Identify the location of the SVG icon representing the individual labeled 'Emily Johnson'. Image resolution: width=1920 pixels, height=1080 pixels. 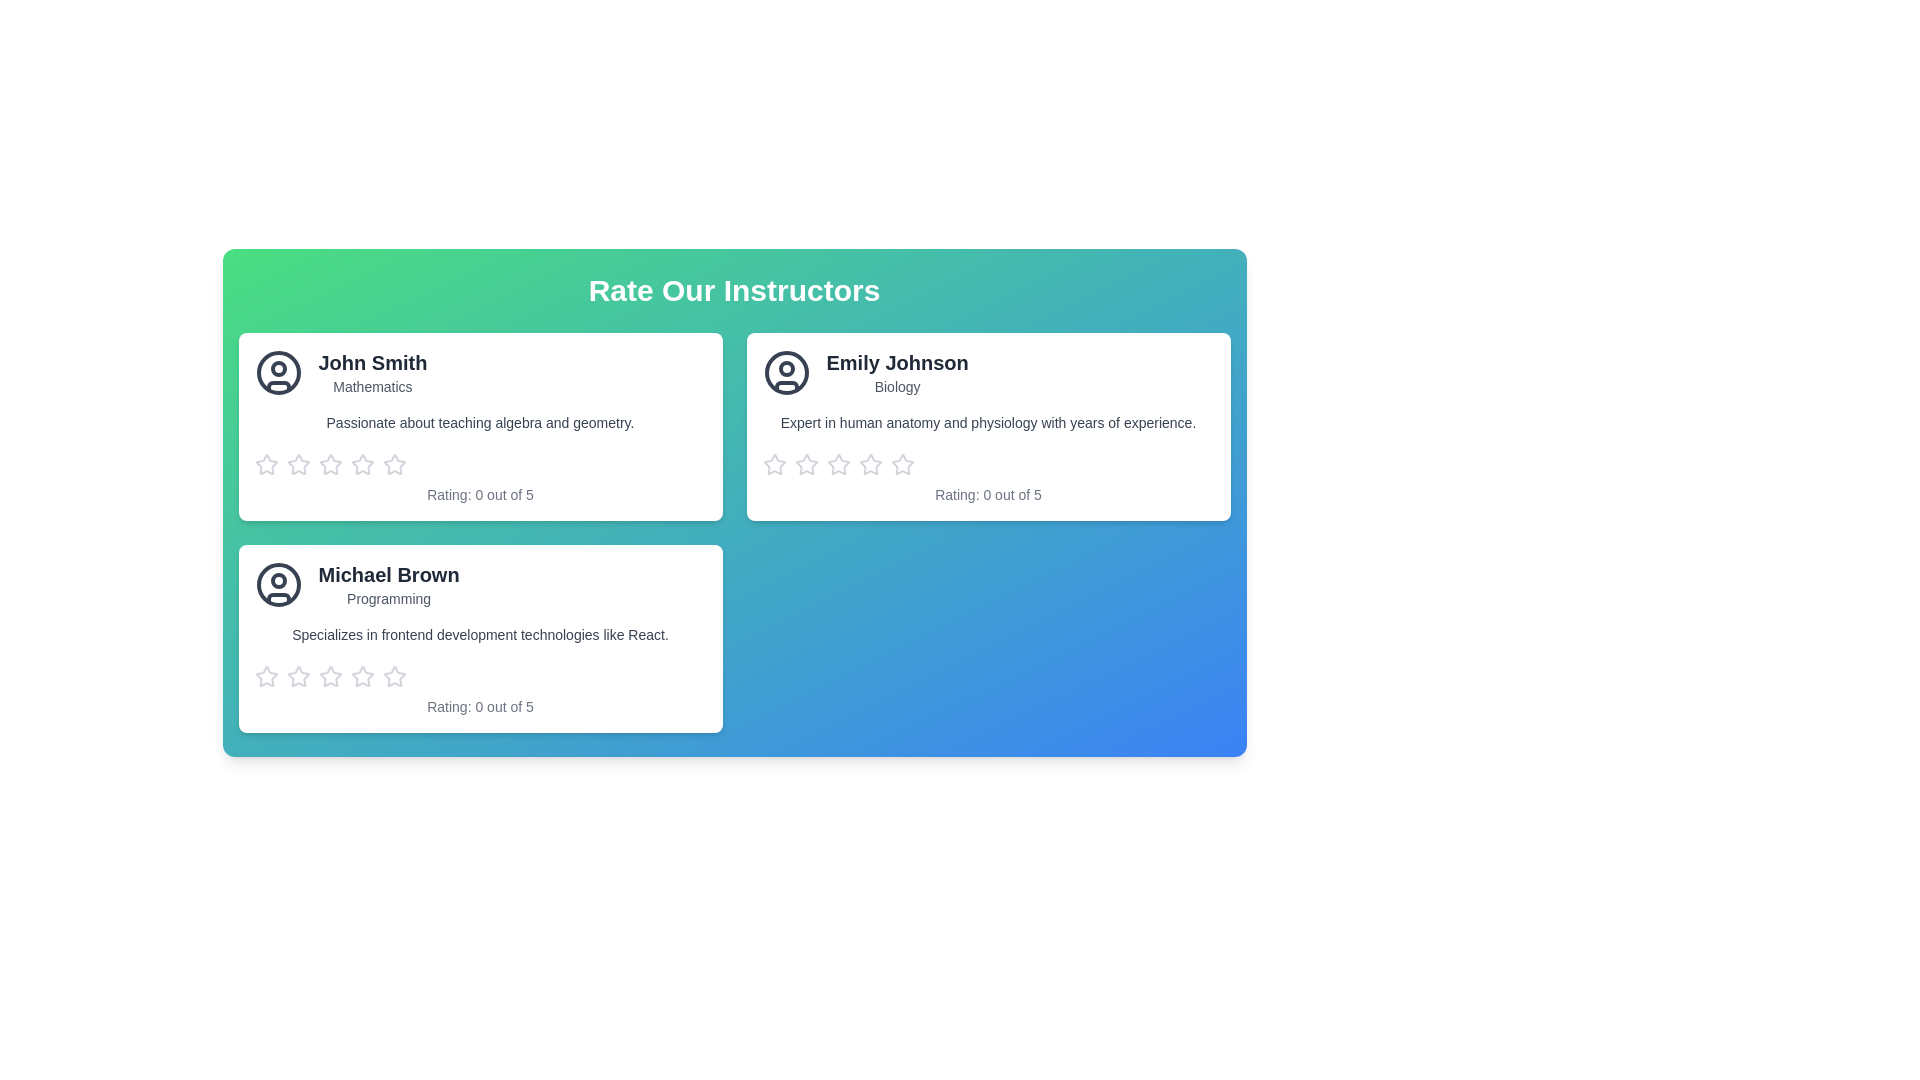
(785, 373).